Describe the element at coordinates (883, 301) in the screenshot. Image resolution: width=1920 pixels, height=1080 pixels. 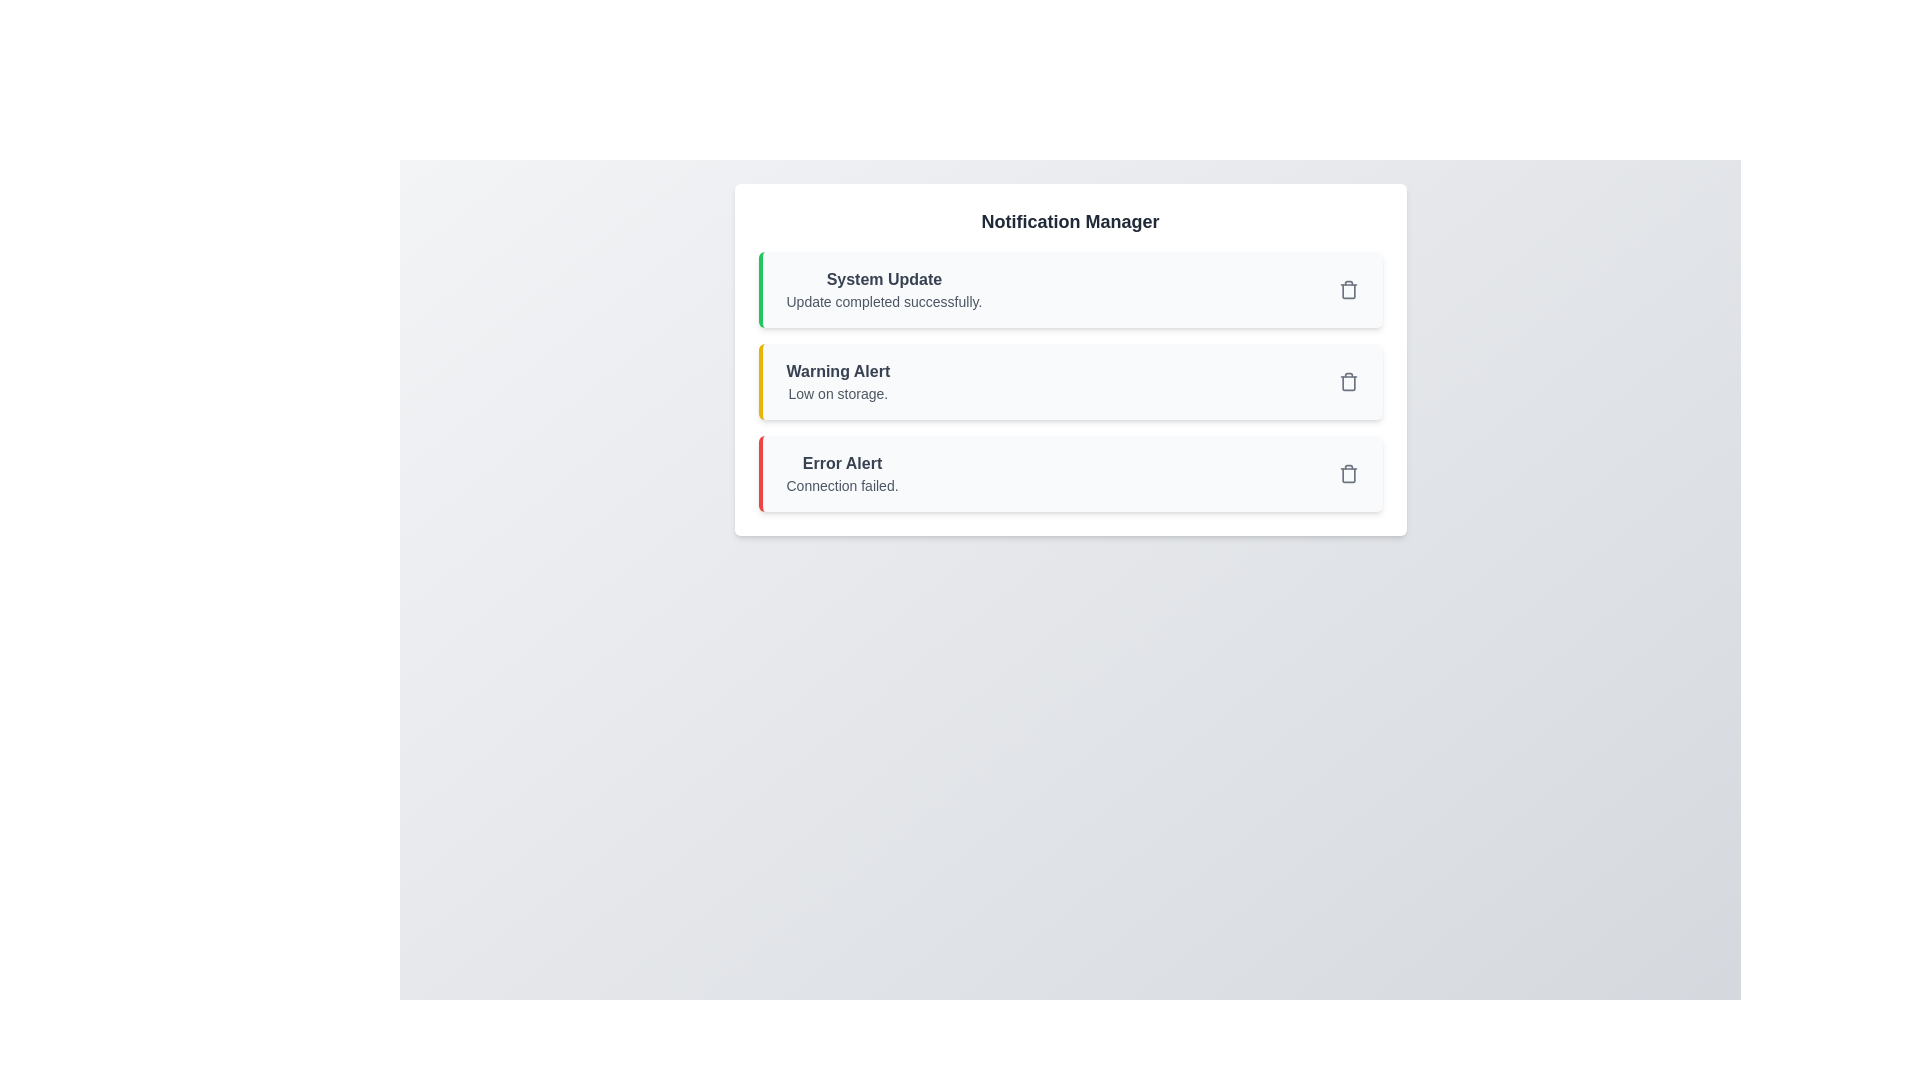
I see `the informational text snippet reading 'Update completed successfully.' which is styled in a smaller gray font beneath the 'System Update' title` at that location.